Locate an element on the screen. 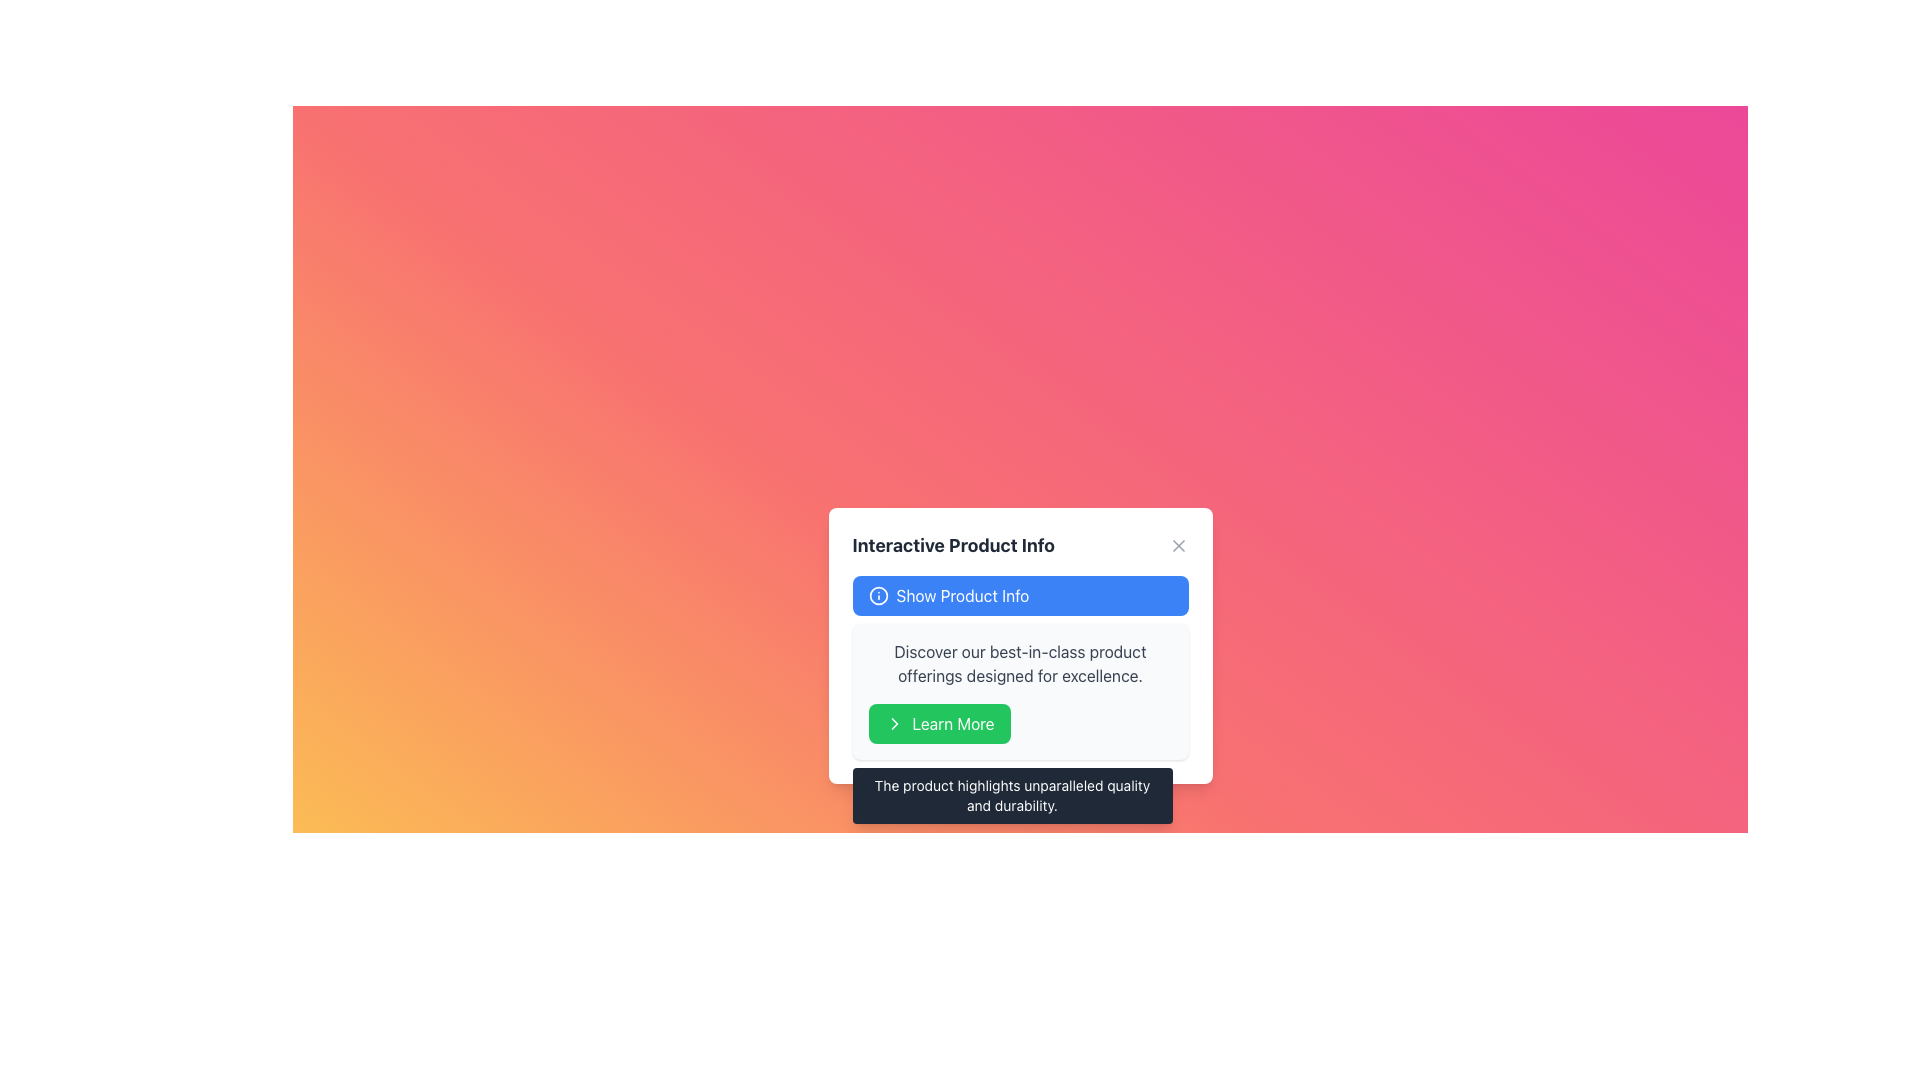 This screenshot has width=1920, height=1080. the 'information' icon within the blue circular background located to the left of the 'Show Product Info' button is located at coordinates (878, 595).